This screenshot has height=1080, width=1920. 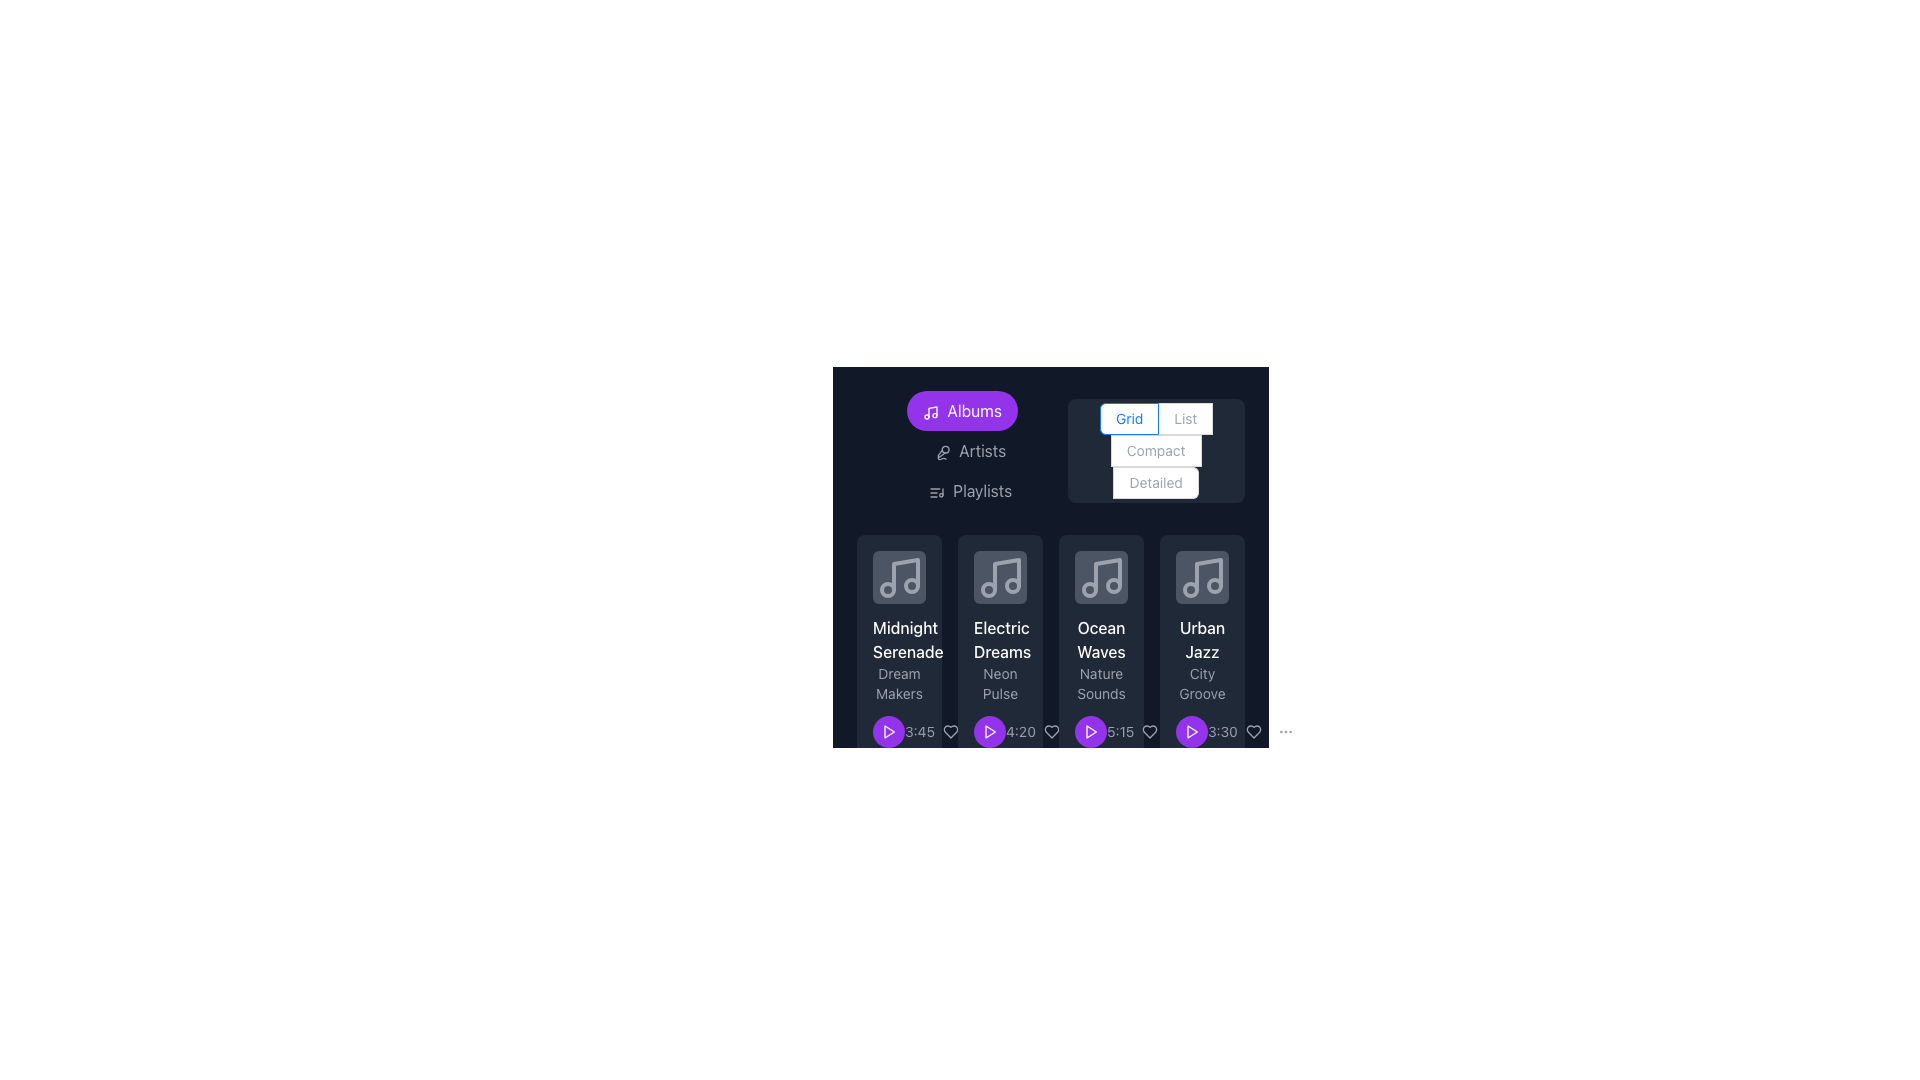 I want to click on the ellipsis icon located in the bottom-right corner of the interface, so click(x=983, y=732).